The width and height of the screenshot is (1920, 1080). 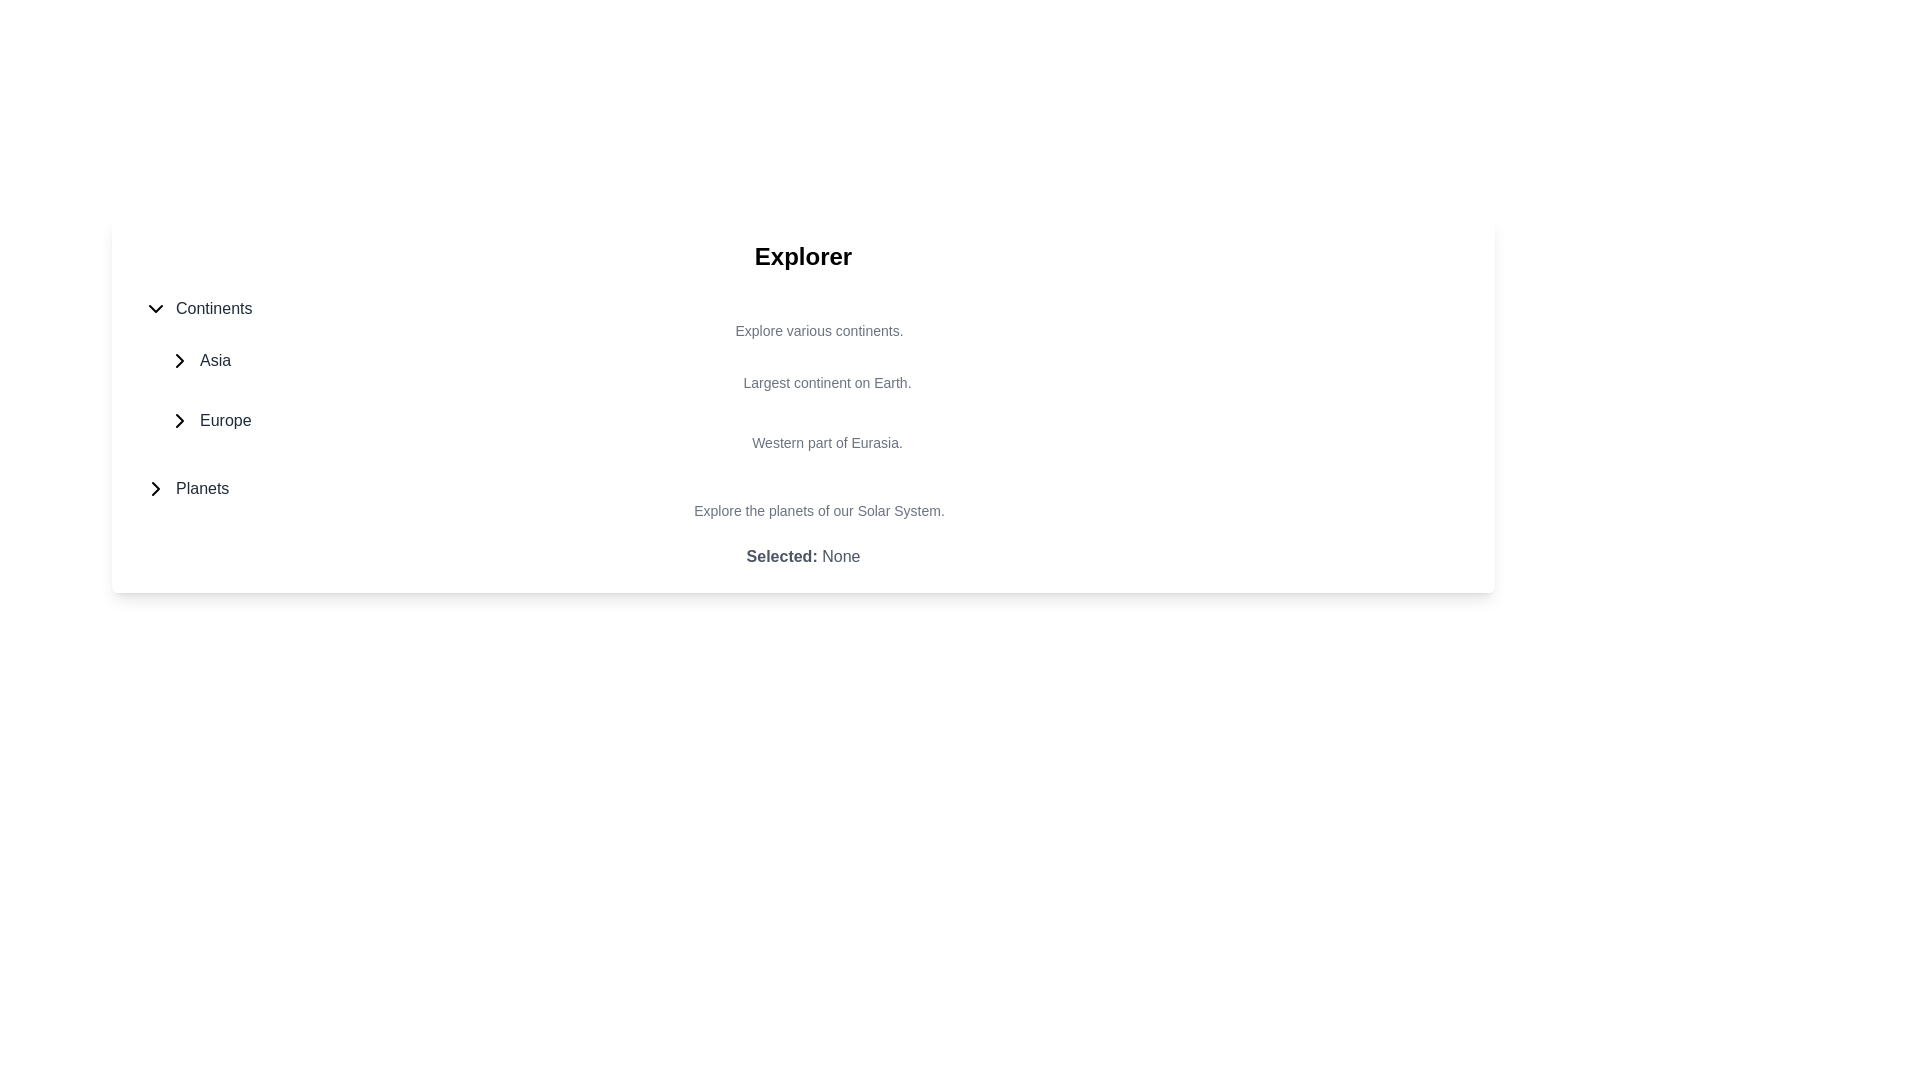 What do you see at coordinates (180, 419) in the screenshot?
I see `the small chevron button with a thin black outline, located to the left of the 'Europe' text label` at bounding box center [180, 419].